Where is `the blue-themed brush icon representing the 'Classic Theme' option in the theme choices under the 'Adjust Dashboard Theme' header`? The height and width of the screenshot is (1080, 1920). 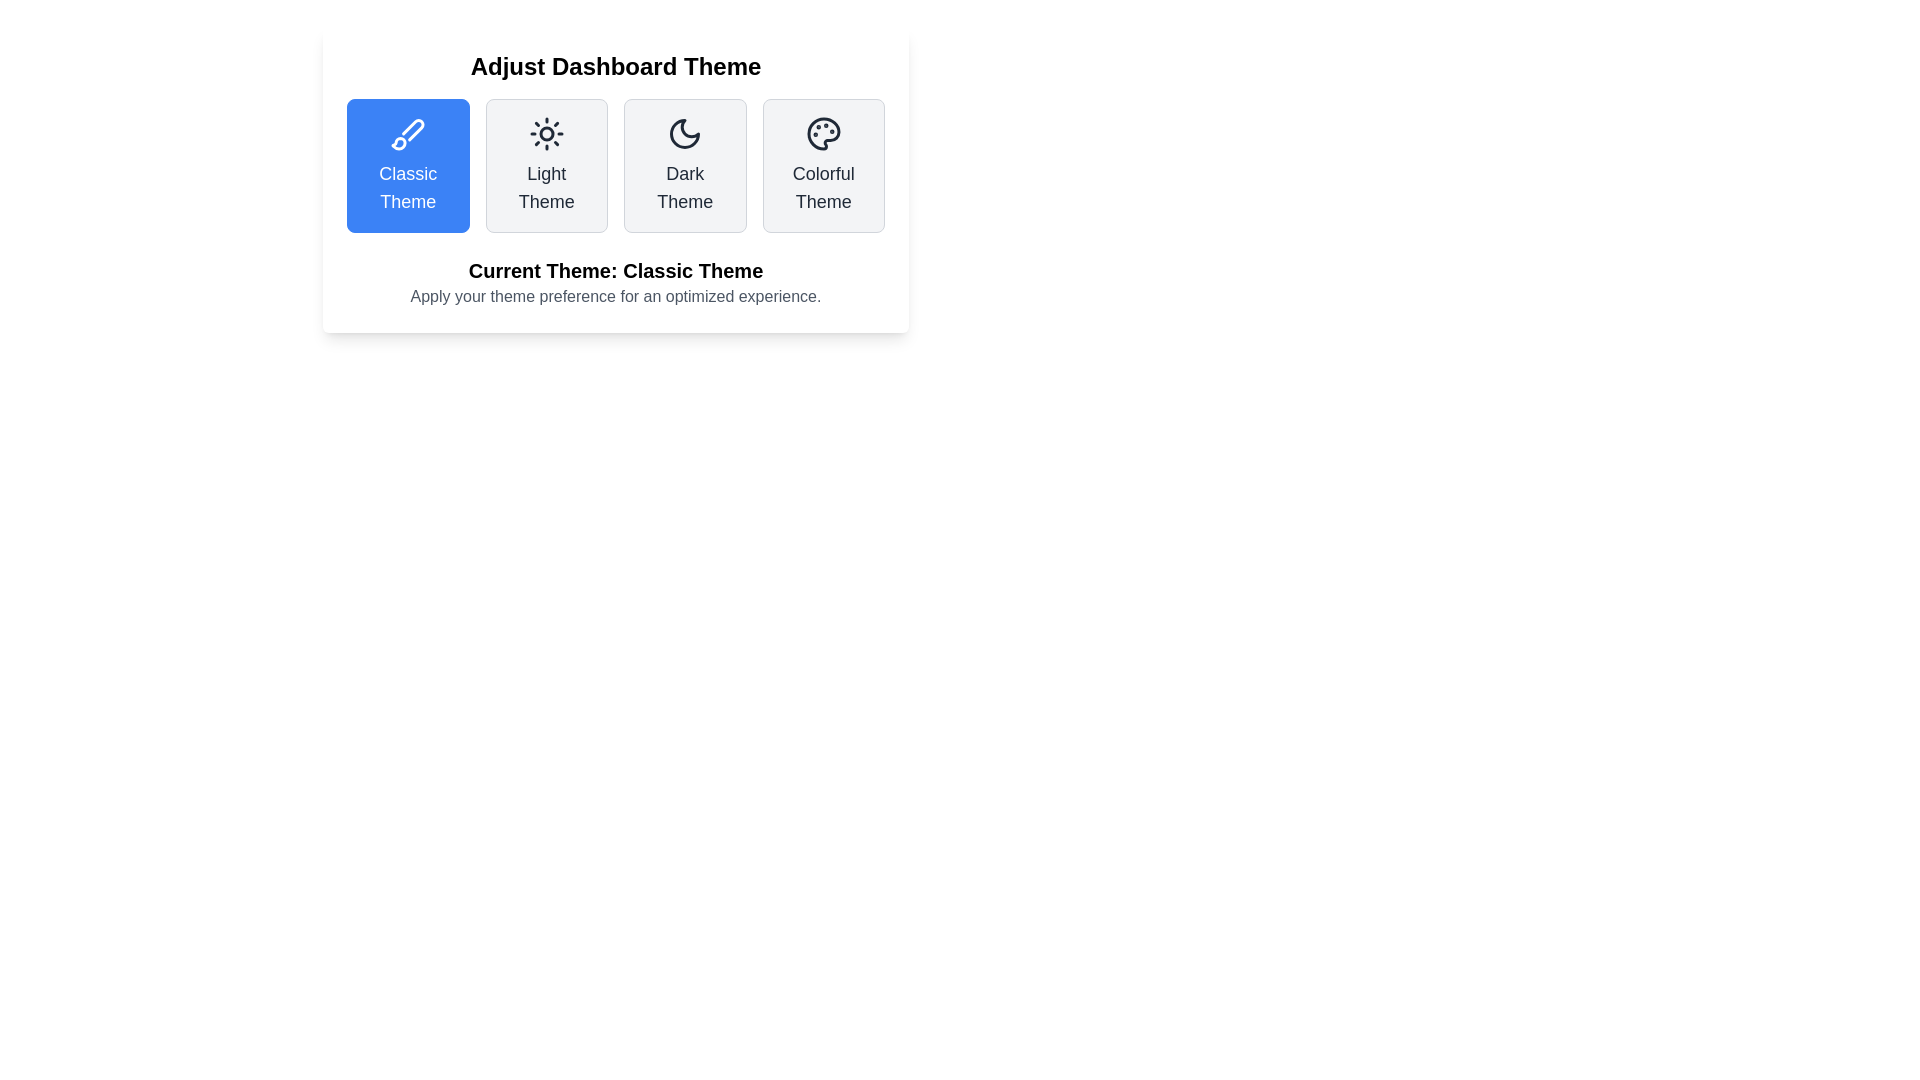 the blue-themed brush icon representing the 'Classic Theme' option in the theme choices under the 'Adjust Dashboard Theme' header is located at coordinates (407, 134).